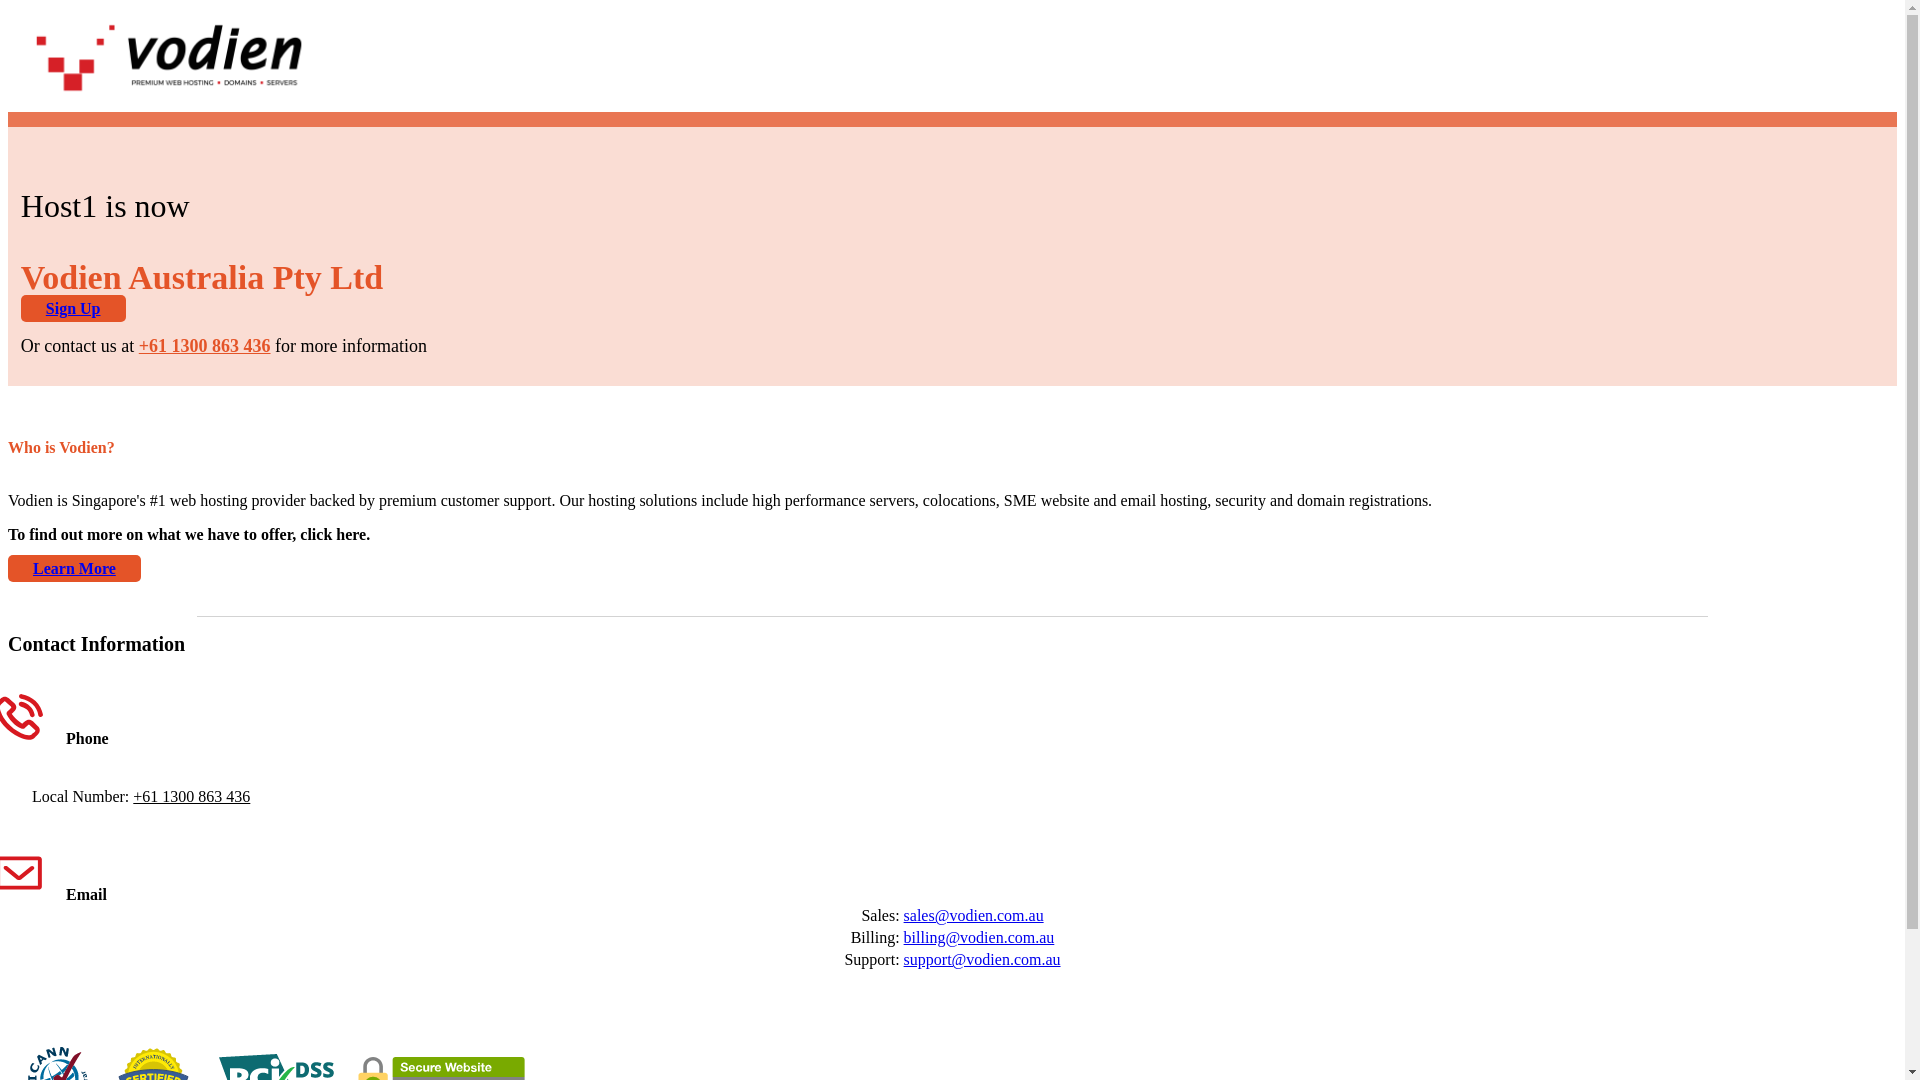 This screenshot has width=1920, height=1080. What do you see at coordinates (982, 958) in the screenshot?
I see `'support@vodien.com.au'` at bounding box center [982, 958].